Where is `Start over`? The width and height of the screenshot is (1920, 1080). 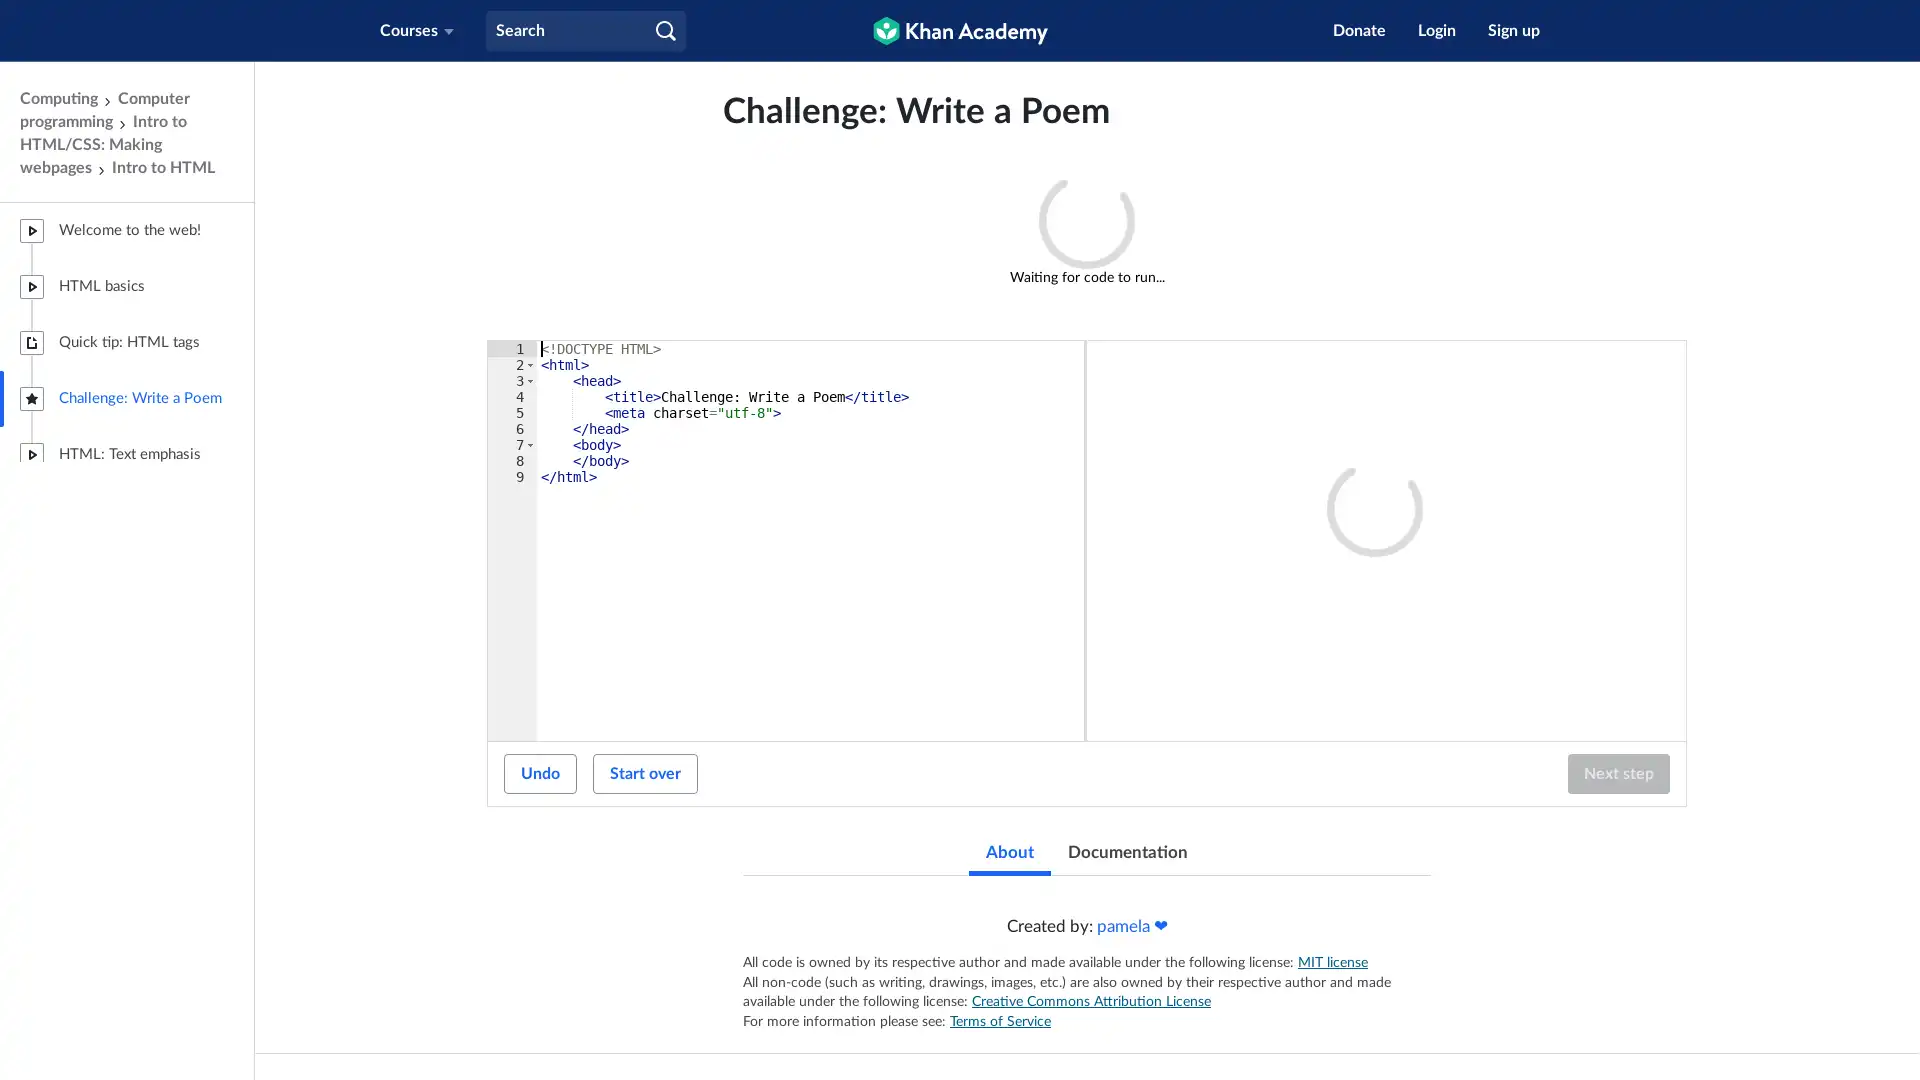
Start over is located at coordinates (645, 765).